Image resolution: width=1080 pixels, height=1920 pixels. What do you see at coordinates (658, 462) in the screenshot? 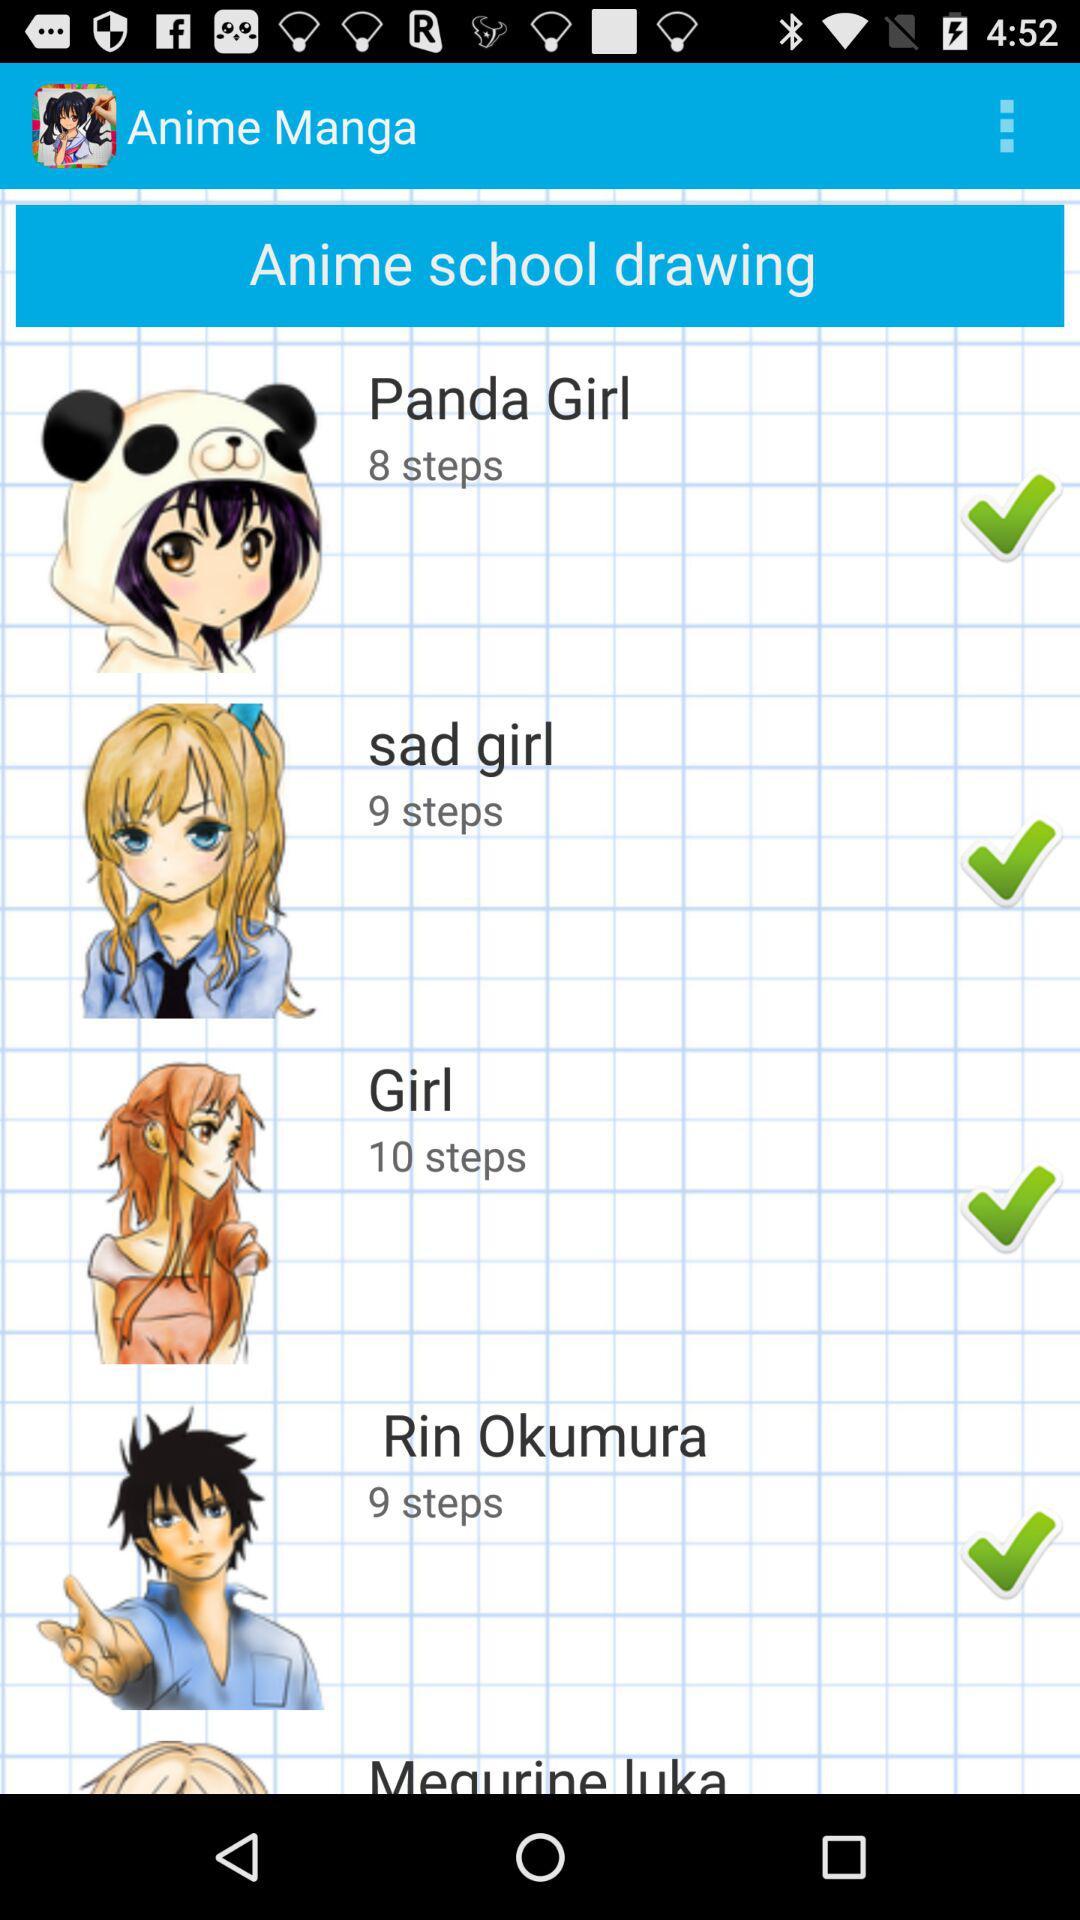
I see `the 8 steps` at bounding box center [658, 462].